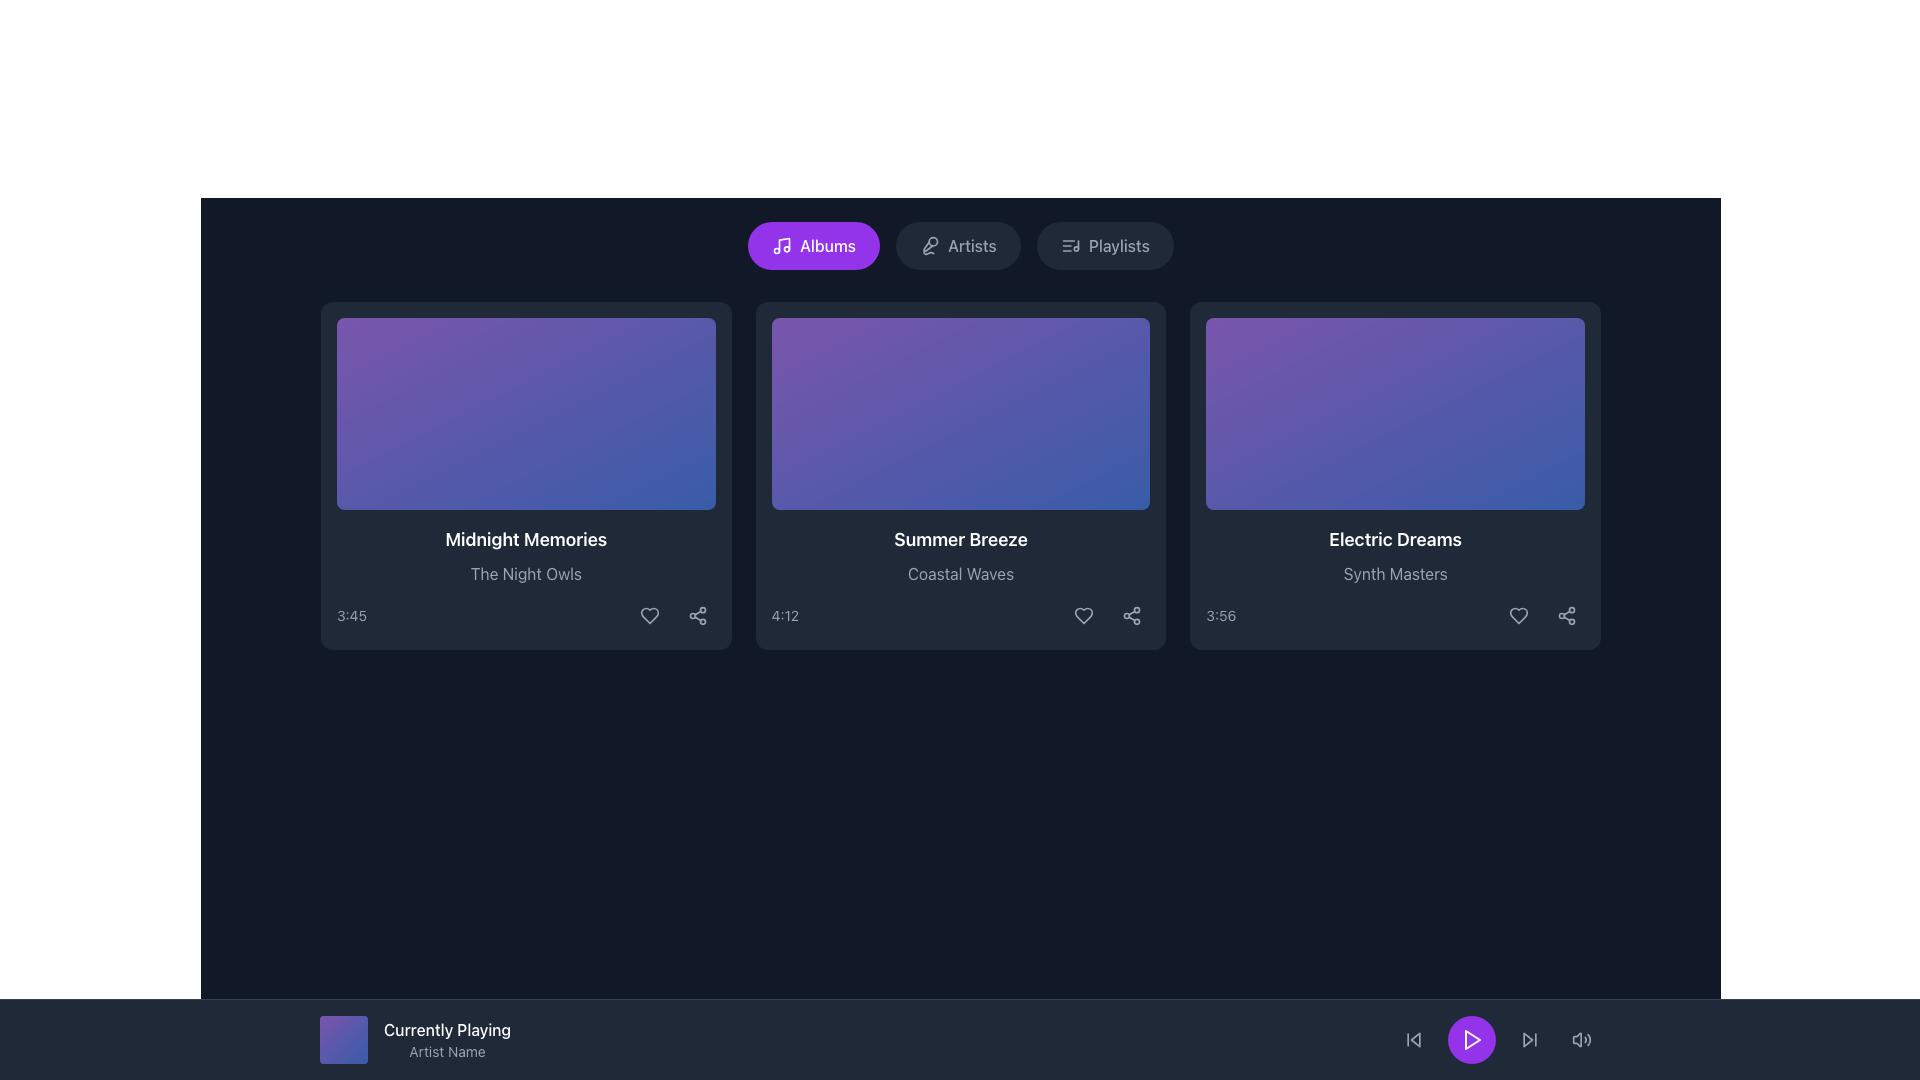  I want to click on the skip-forward button, which is the third interactive icon from the left in the bottom navigation bar, located between the play/pause button and the volume control icon, so click(1529, 1039).